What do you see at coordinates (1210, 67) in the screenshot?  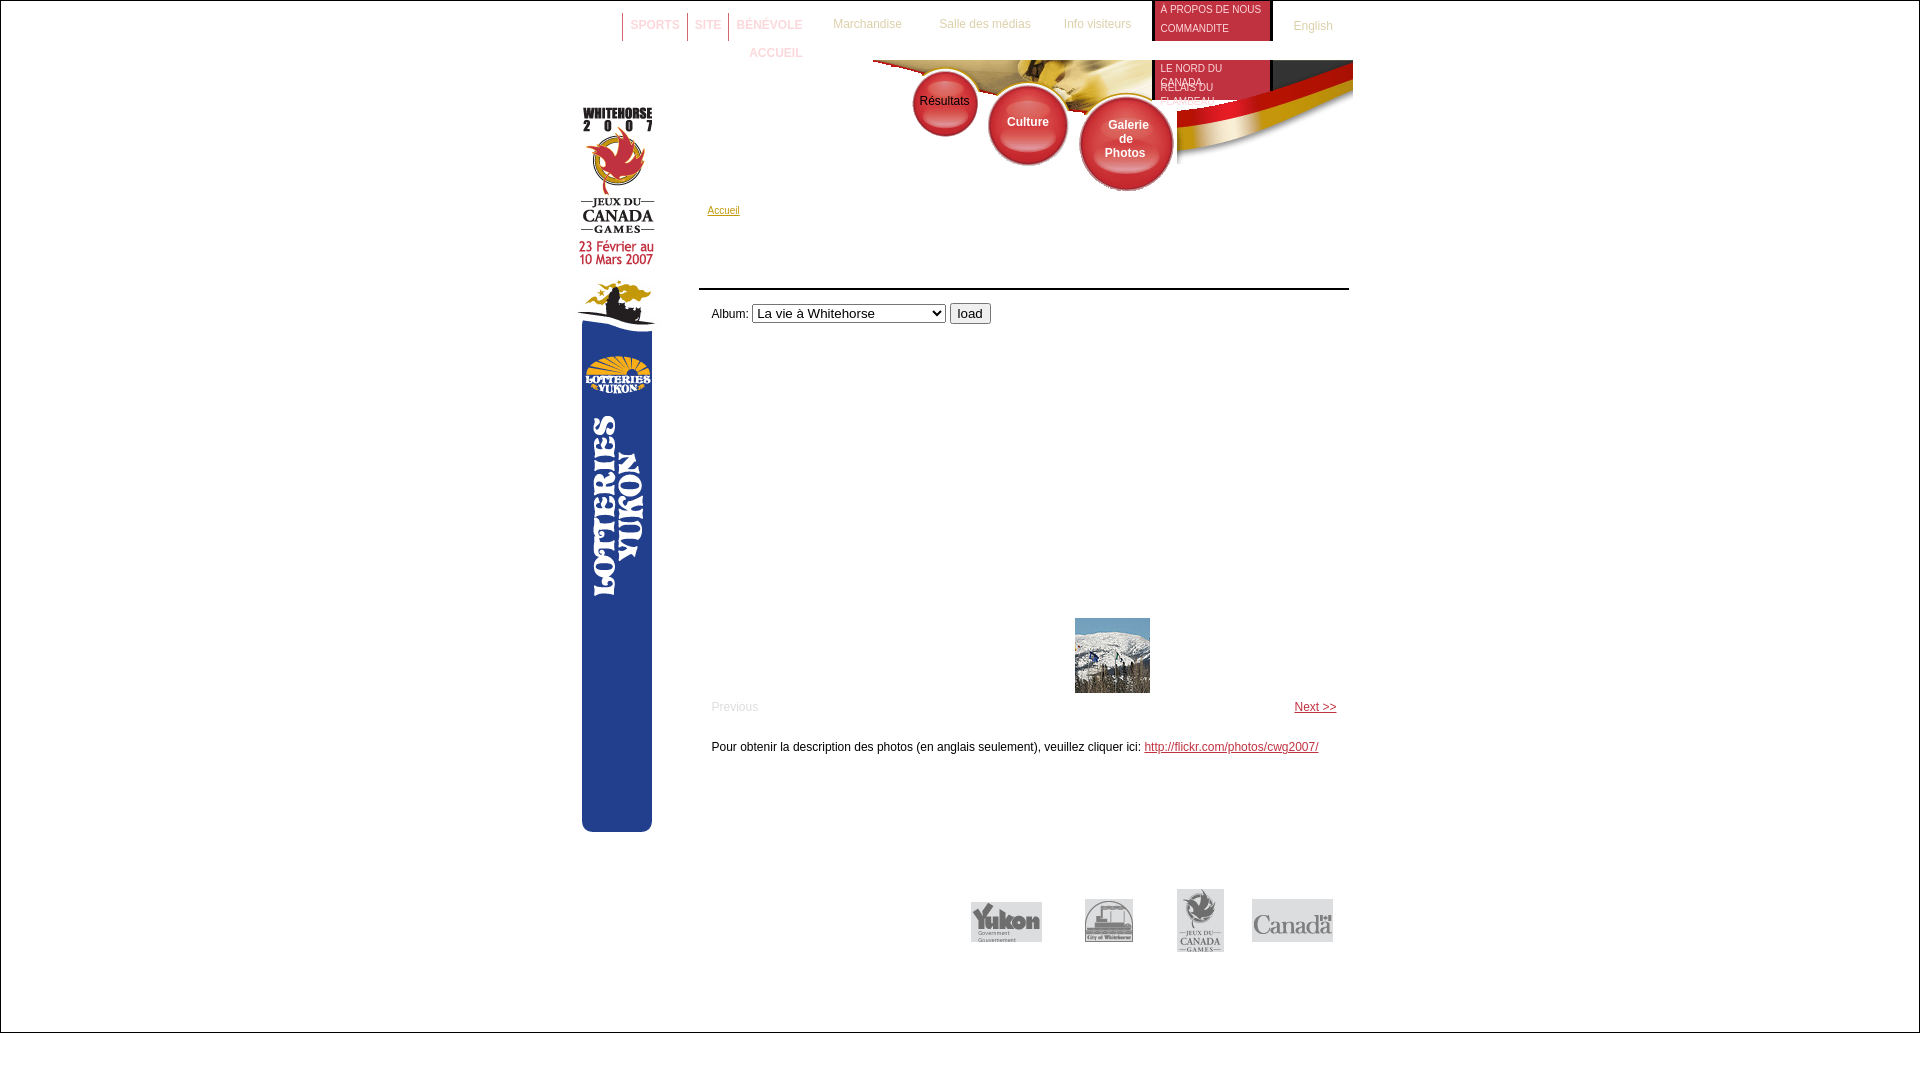 I see `'LE NORD DU CANADA'` at bounding box center [1210, 67].